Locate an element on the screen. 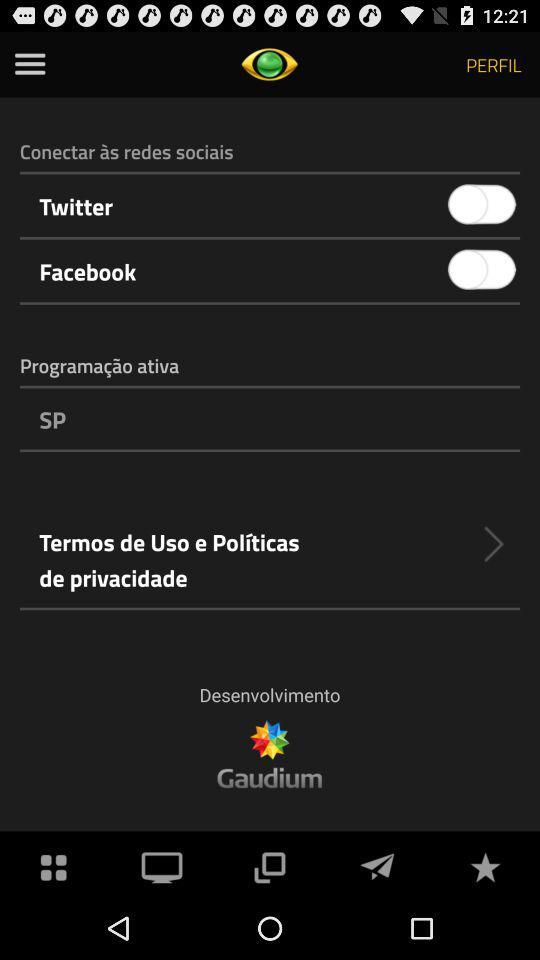 This screenshot has width=540, height=960. the icon next to twitter app is located at coordinates (481, 205).